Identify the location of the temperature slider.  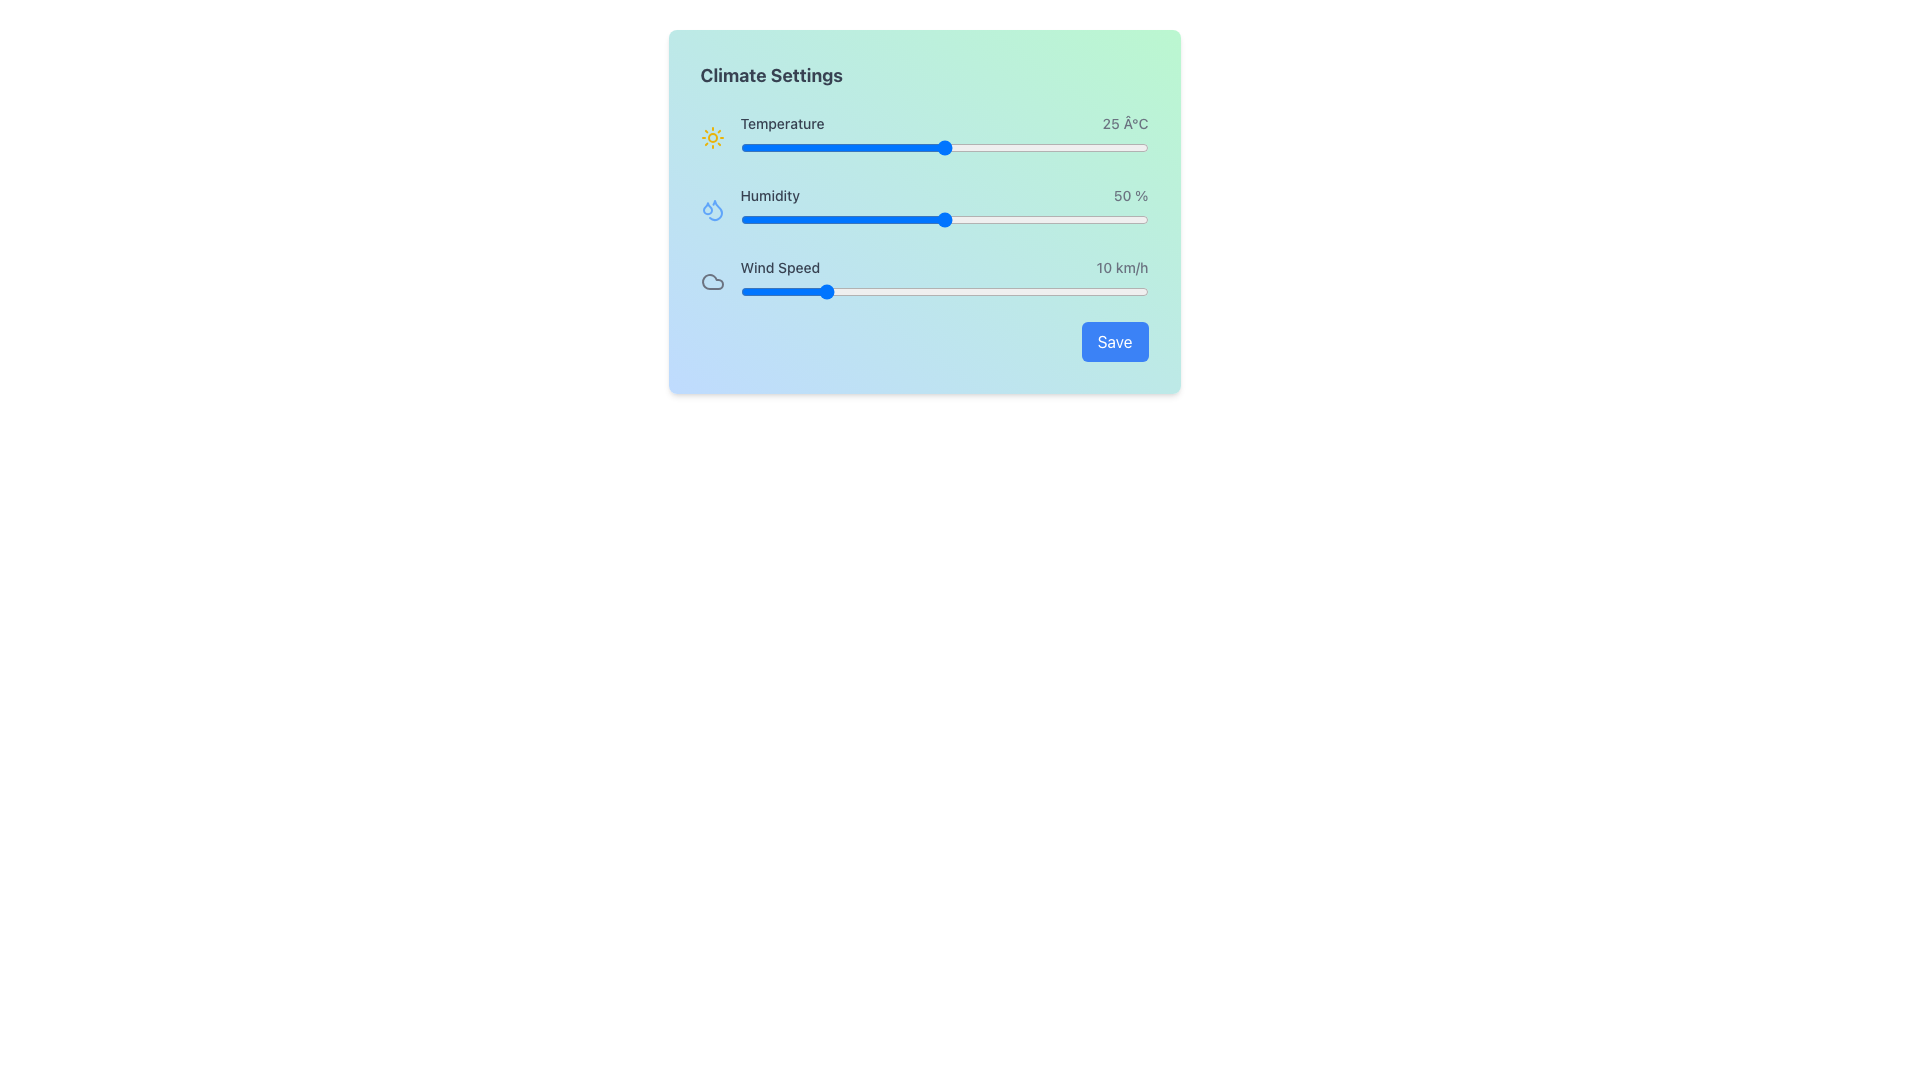
(854, 146).